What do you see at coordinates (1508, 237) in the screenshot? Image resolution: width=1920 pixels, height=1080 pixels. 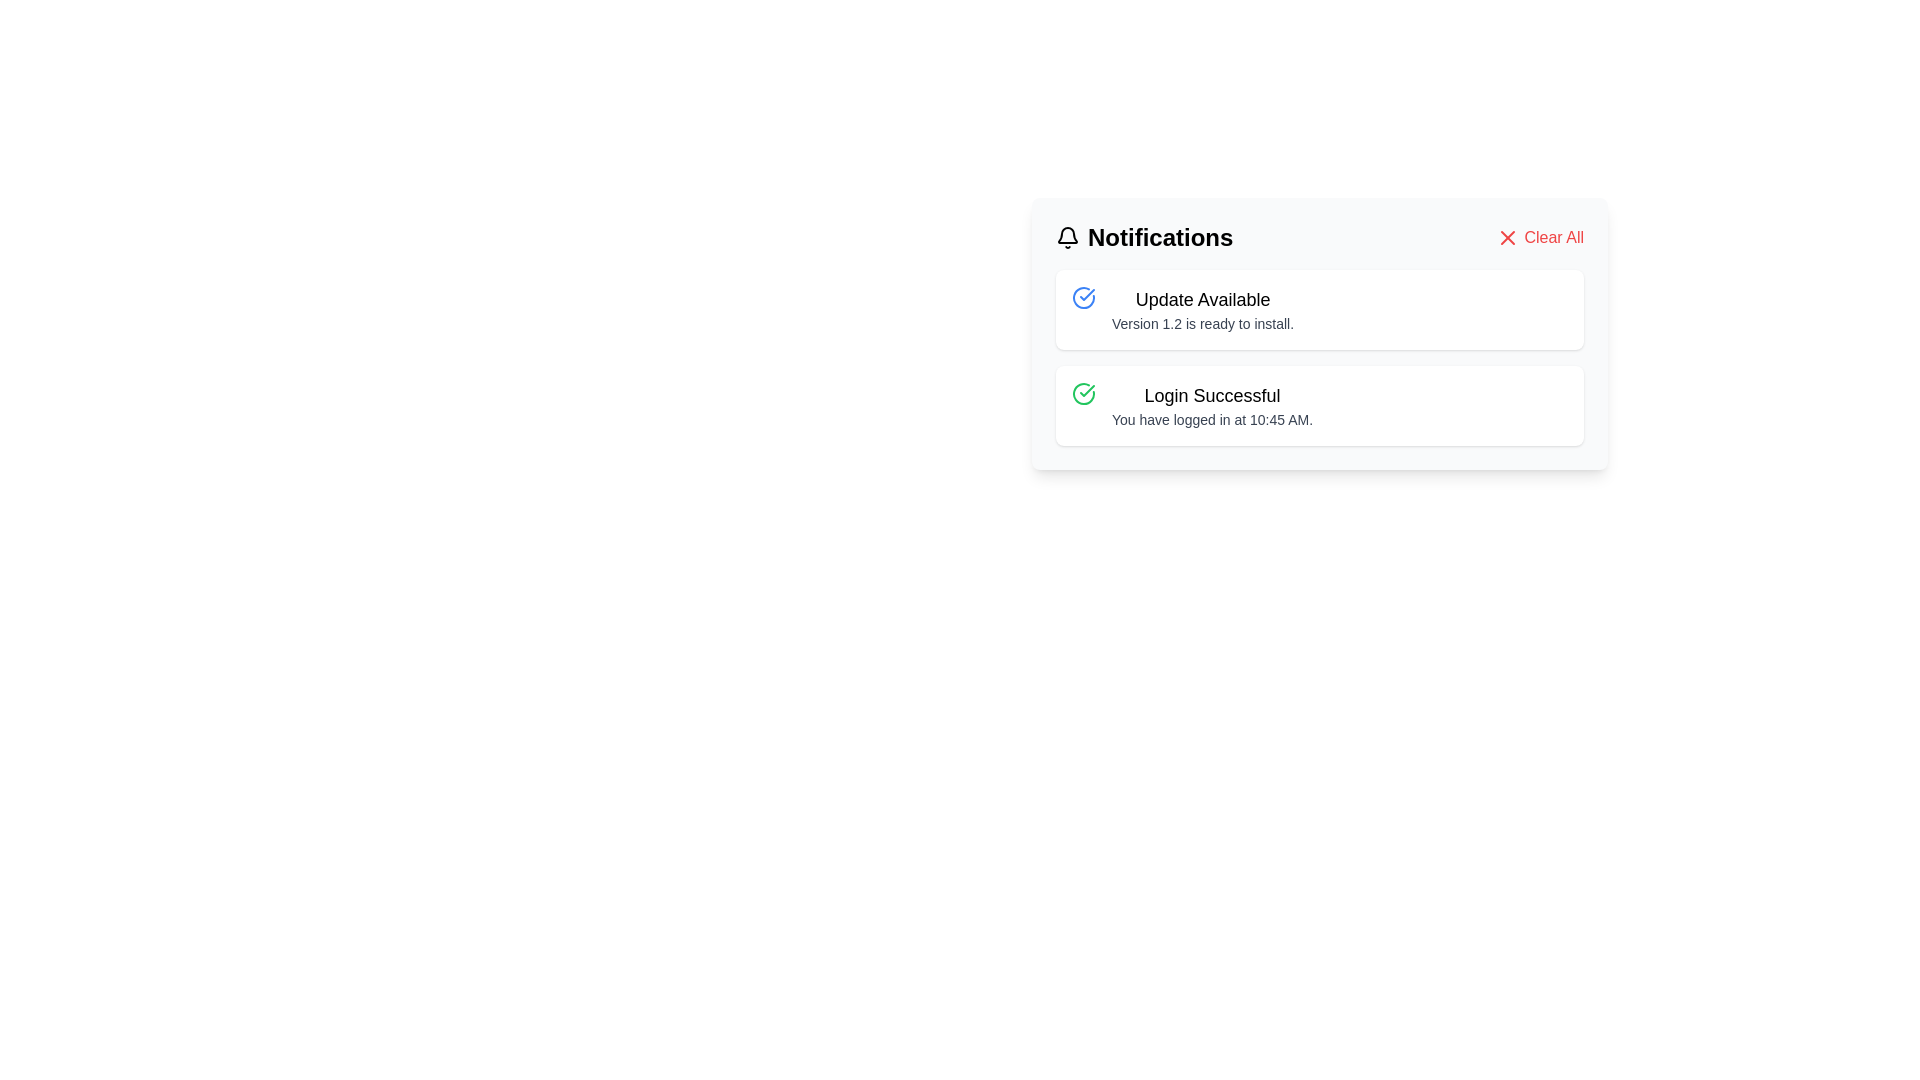 I see `the 'X' icon, which is a red minimalistic symbol located to the left of the 'Clear All' text in the top-right corner of the notification card` at bounding box center [1508, 237].